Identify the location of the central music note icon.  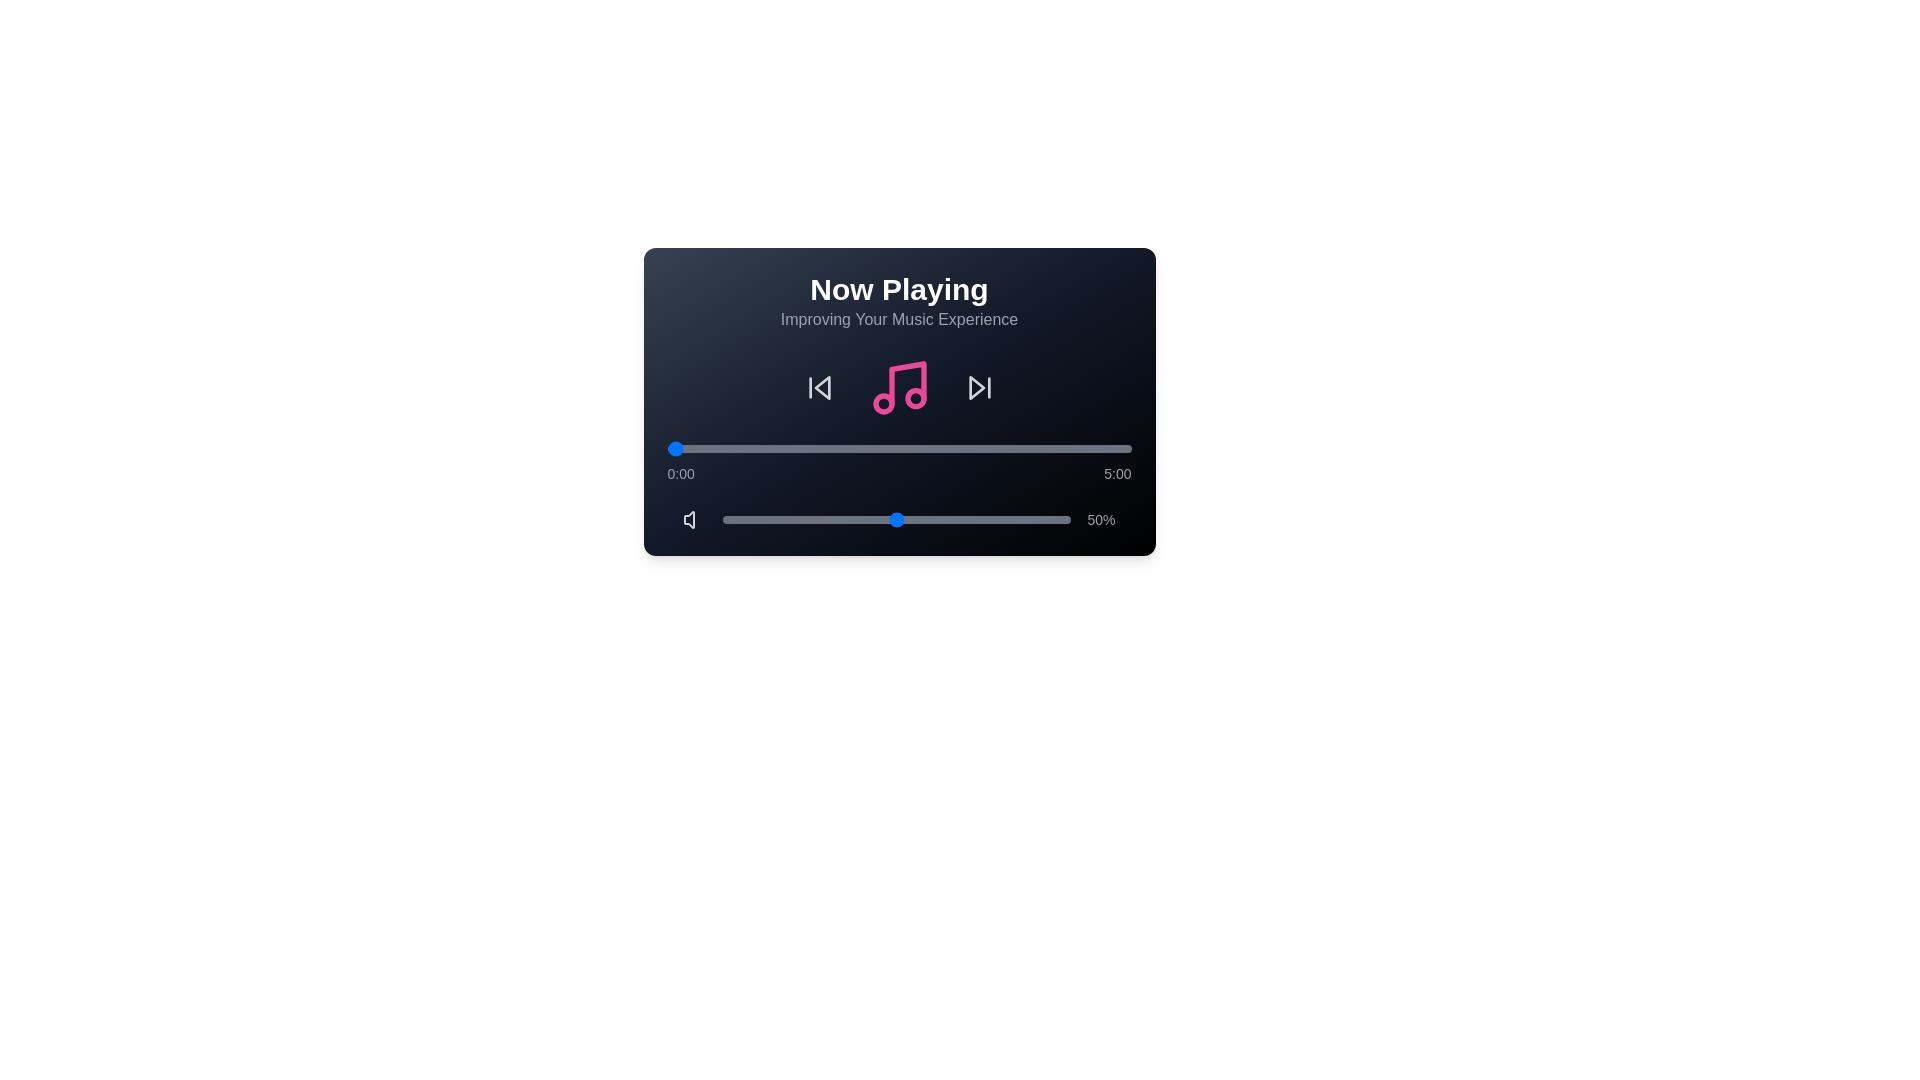
(898, 388).